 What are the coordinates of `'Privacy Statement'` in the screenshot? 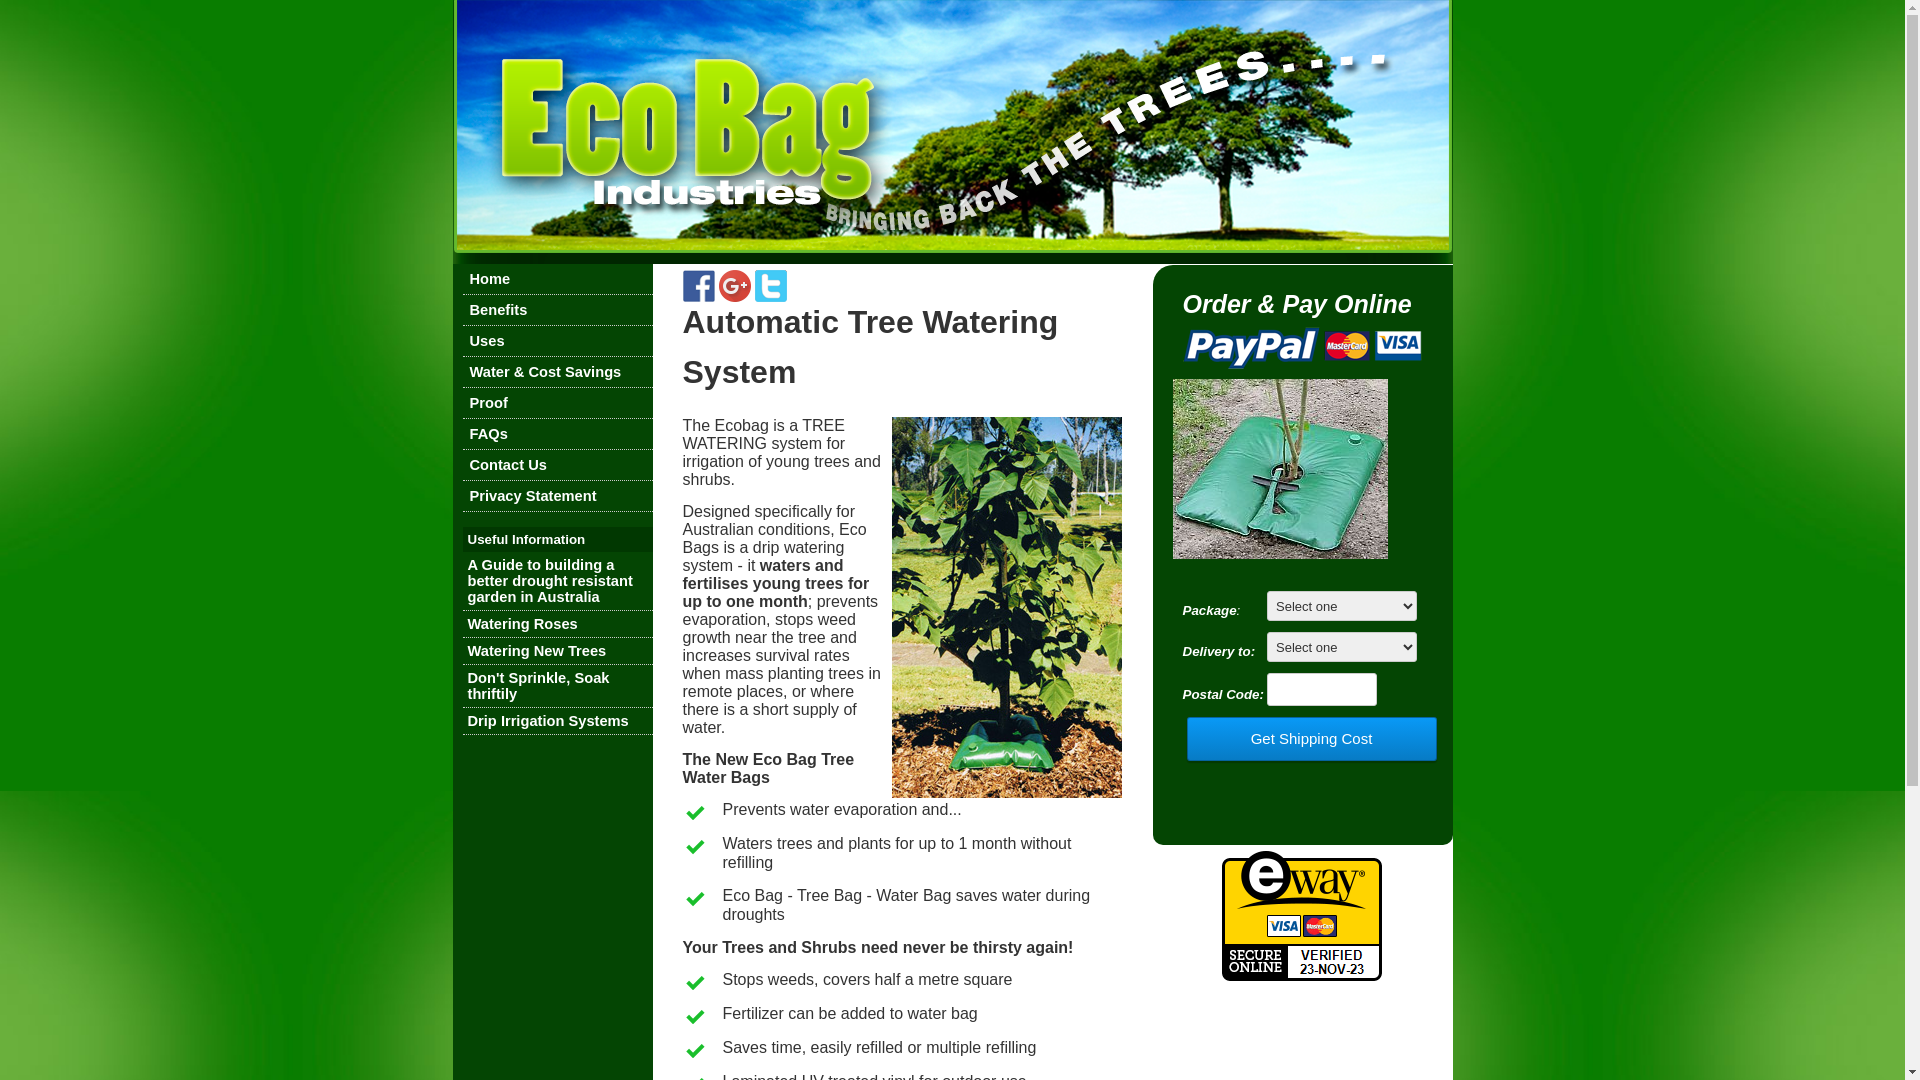 It's located at (533, 495).